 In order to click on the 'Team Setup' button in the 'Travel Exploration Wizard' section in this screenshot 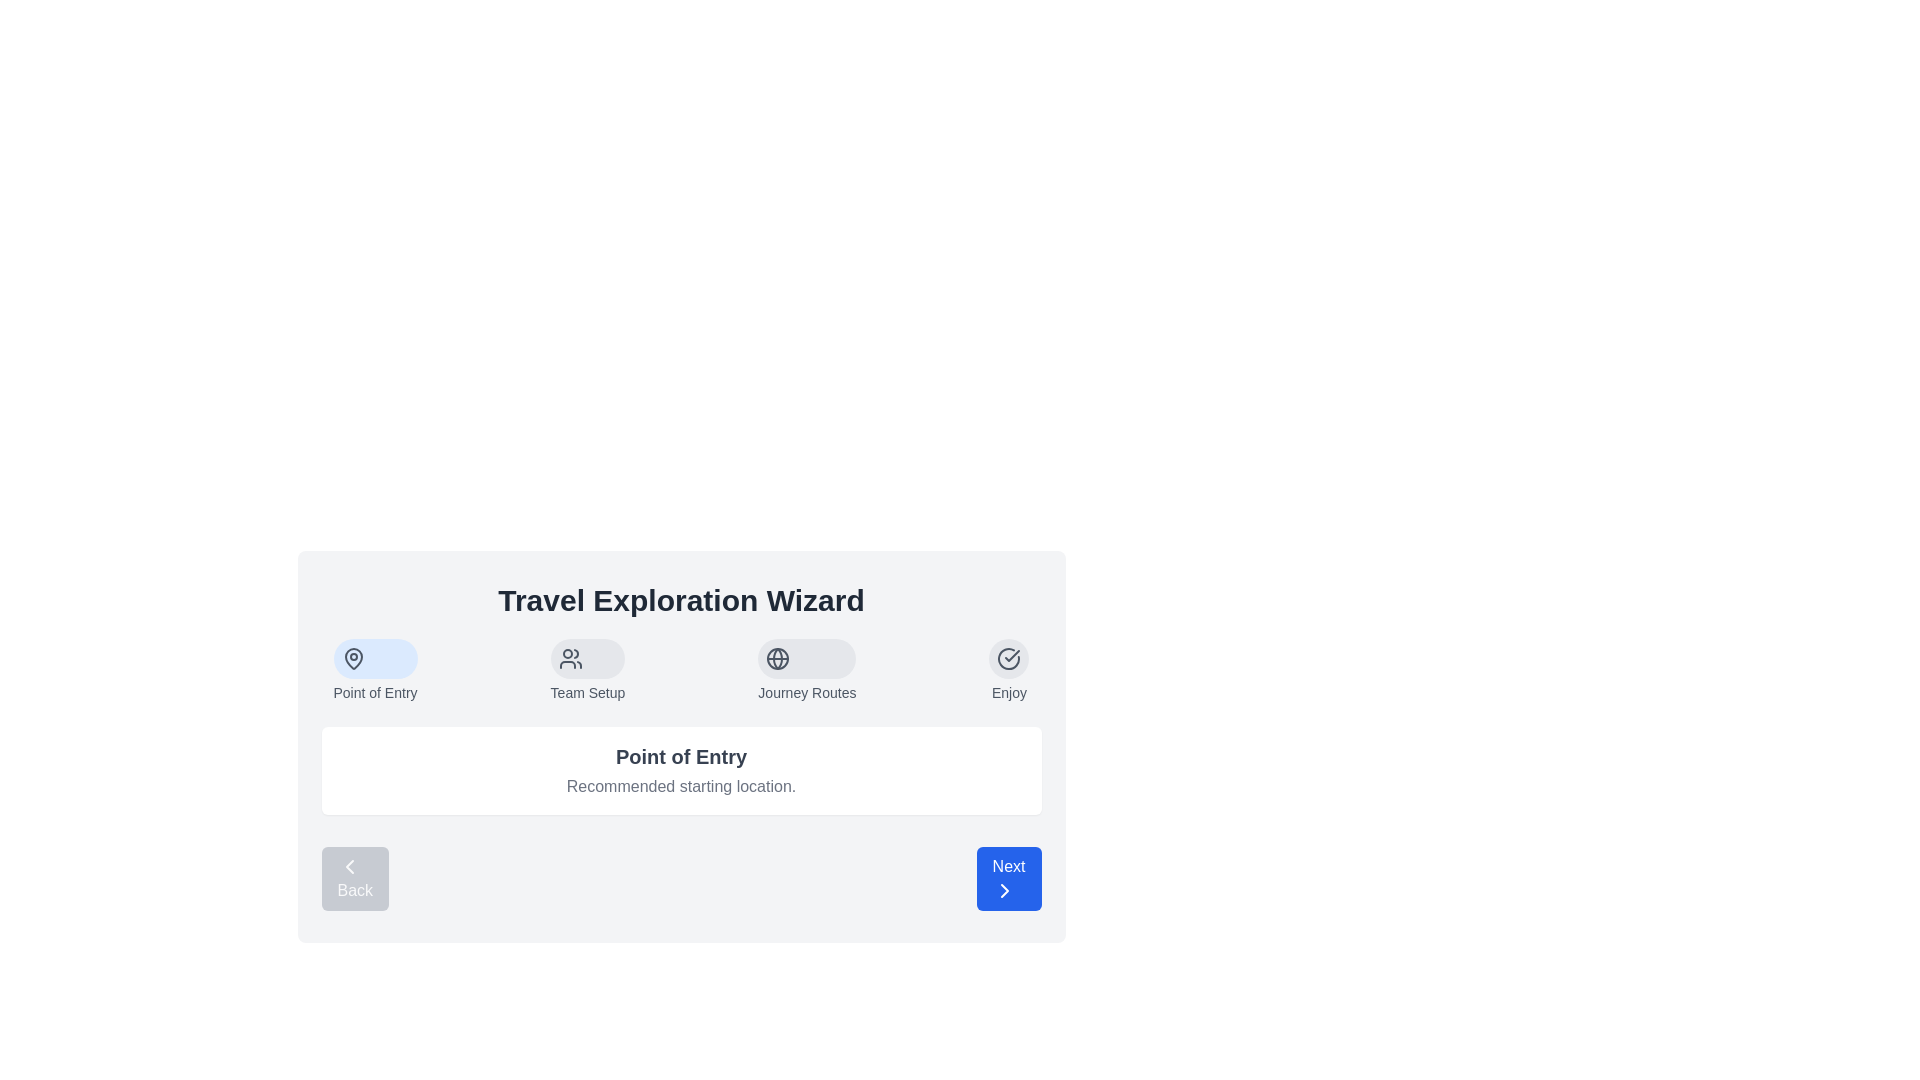, I will do `click(586, 671)`.